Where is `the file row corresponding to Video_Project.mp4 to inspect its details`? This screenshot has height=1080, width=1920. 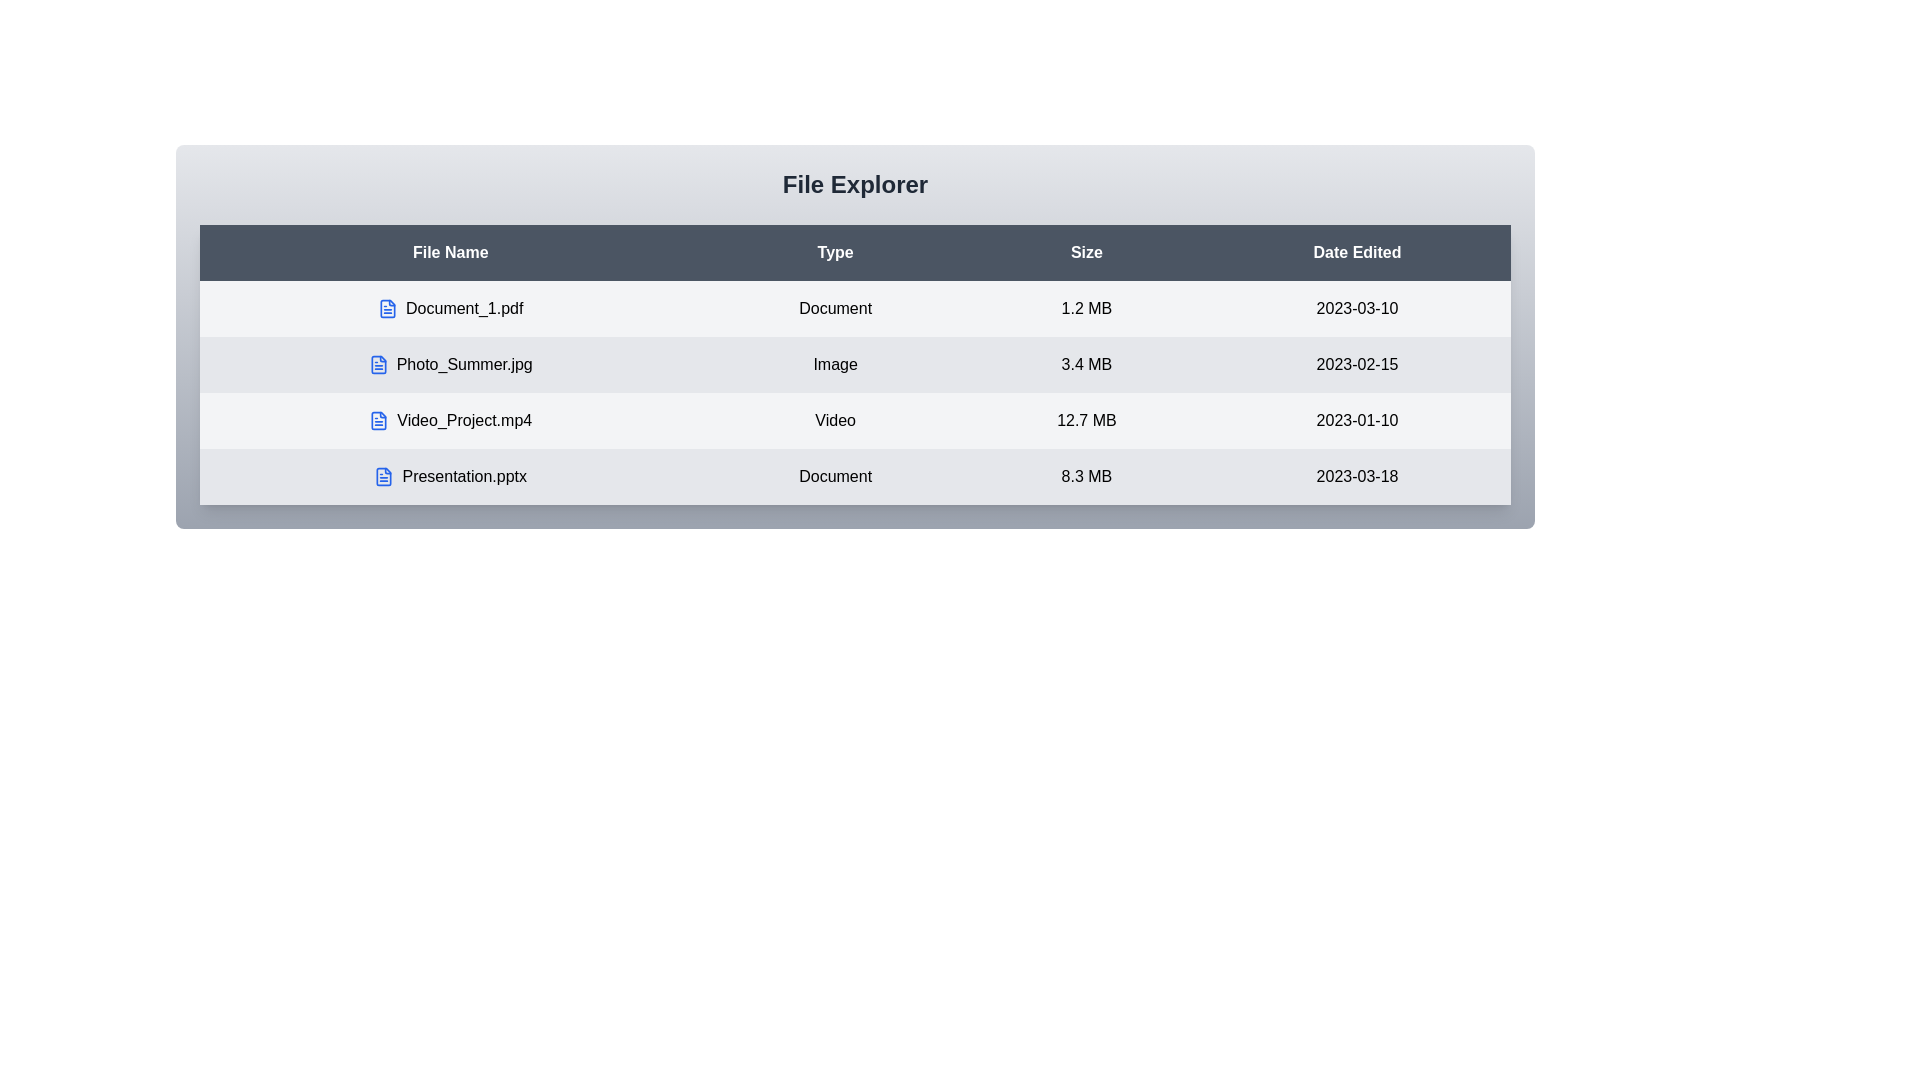
the file row corresponding to Video_Project.mp4 to inspect its details is located at coordinates (449, 419).